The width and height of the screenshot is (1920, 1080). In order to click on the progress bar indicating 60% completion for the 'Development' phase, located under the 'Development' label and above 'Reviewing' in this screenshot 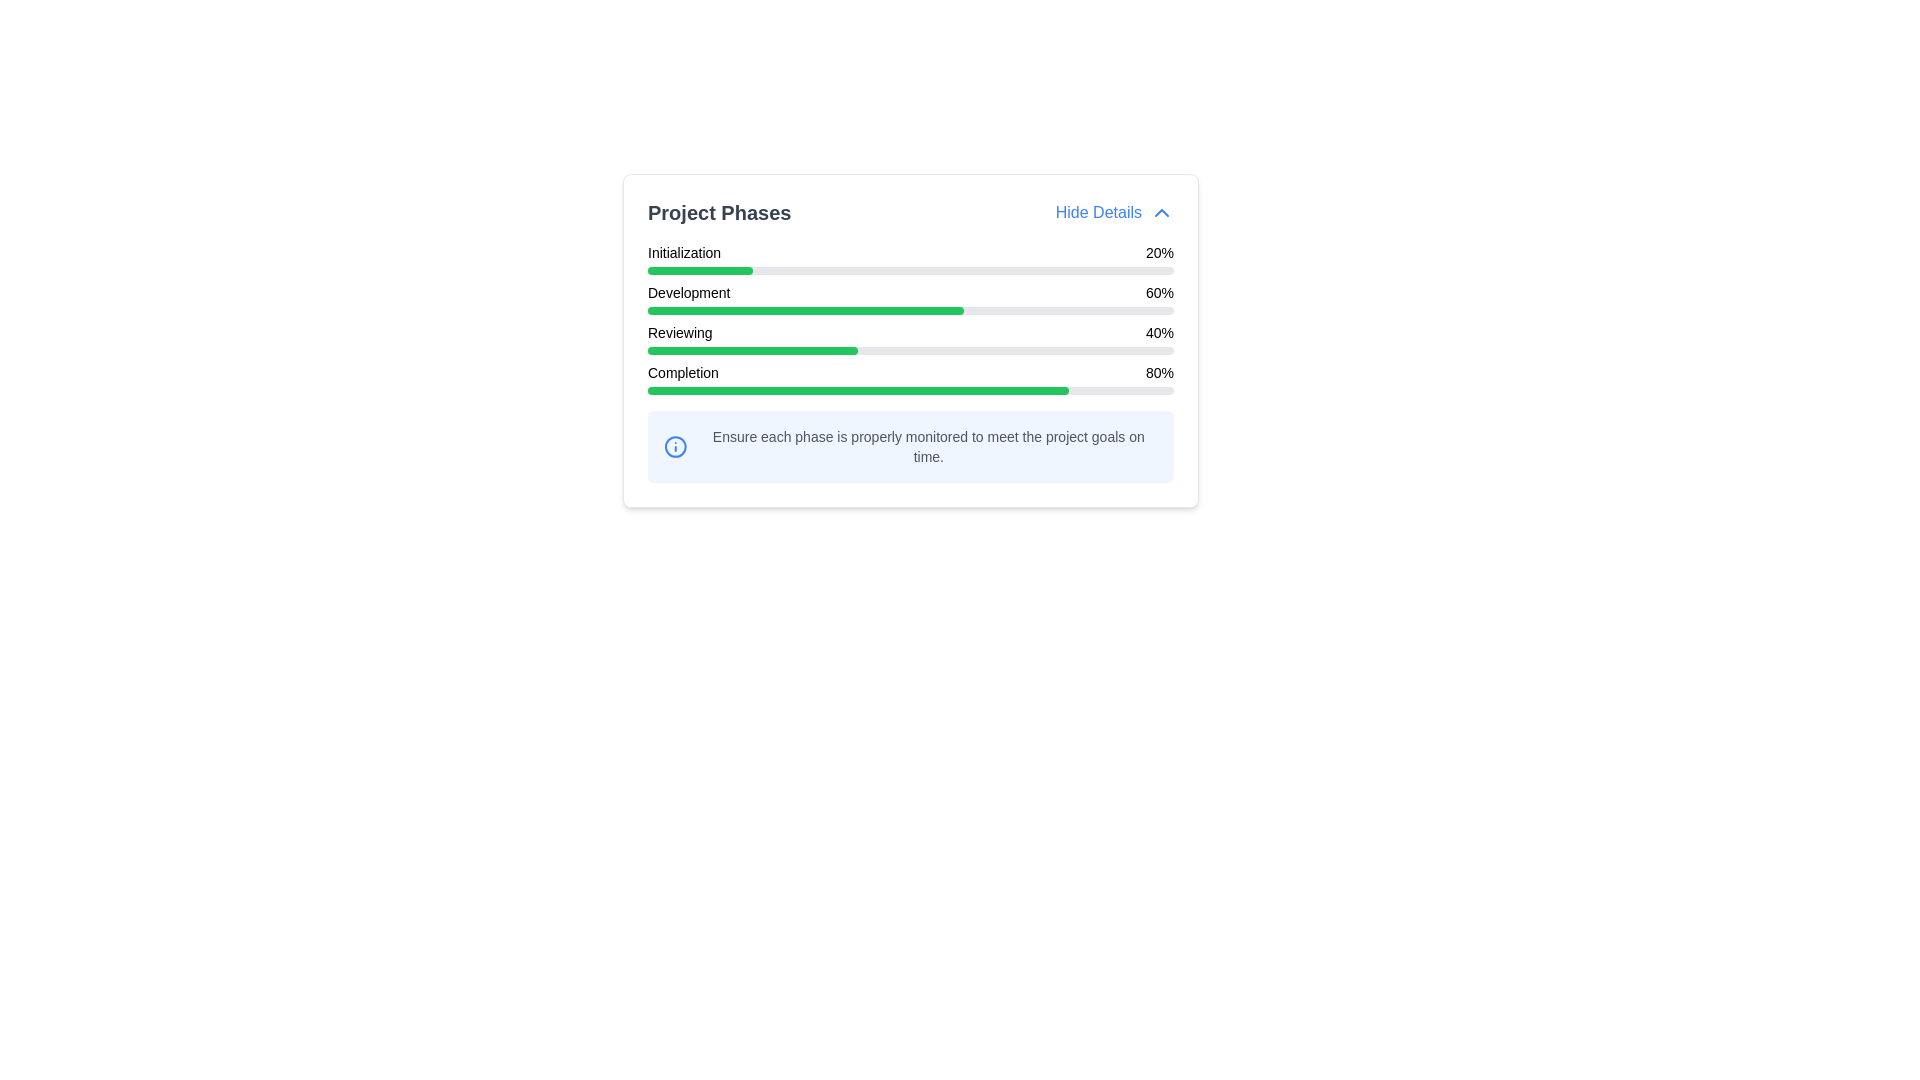, I will do `click(910, 311)`.